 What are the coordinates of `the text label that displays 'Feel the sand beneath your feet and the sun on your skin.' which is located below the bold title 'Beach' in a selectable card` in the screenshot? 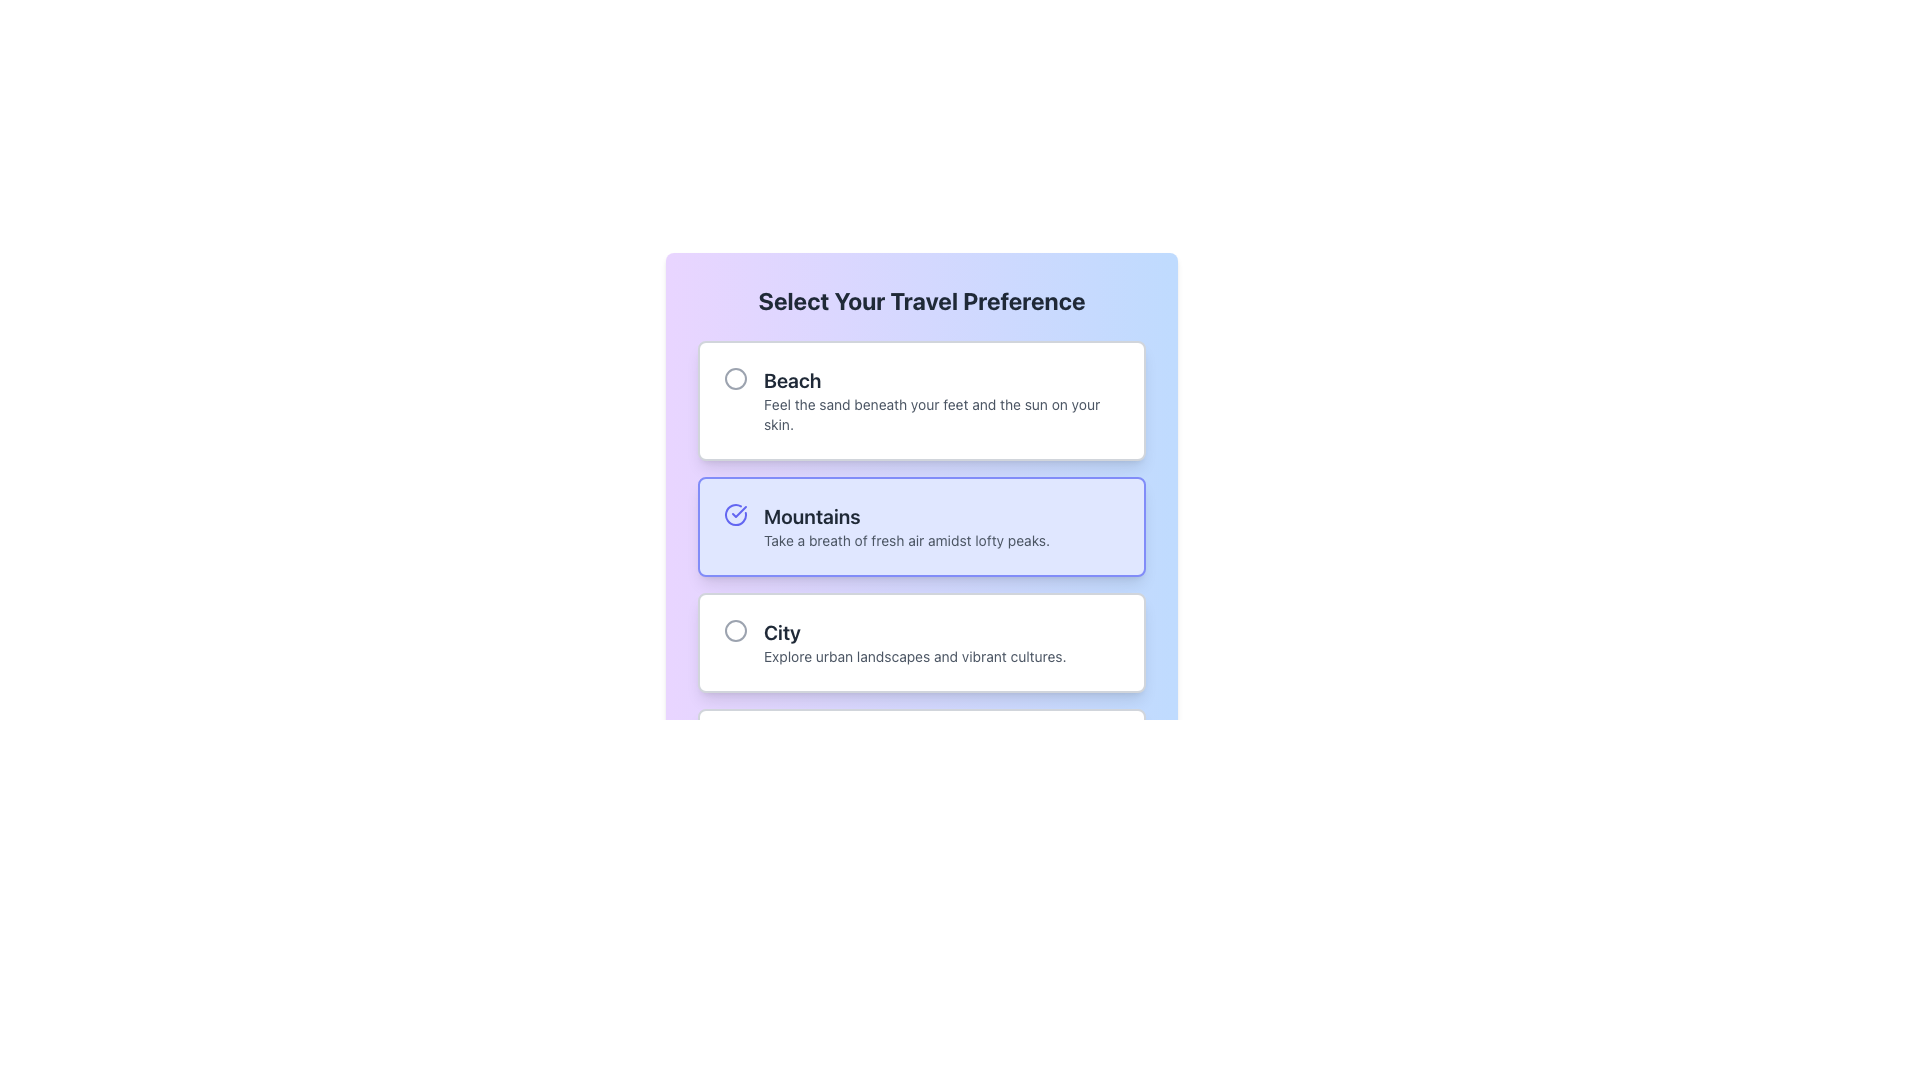 It's located at (940, 414).